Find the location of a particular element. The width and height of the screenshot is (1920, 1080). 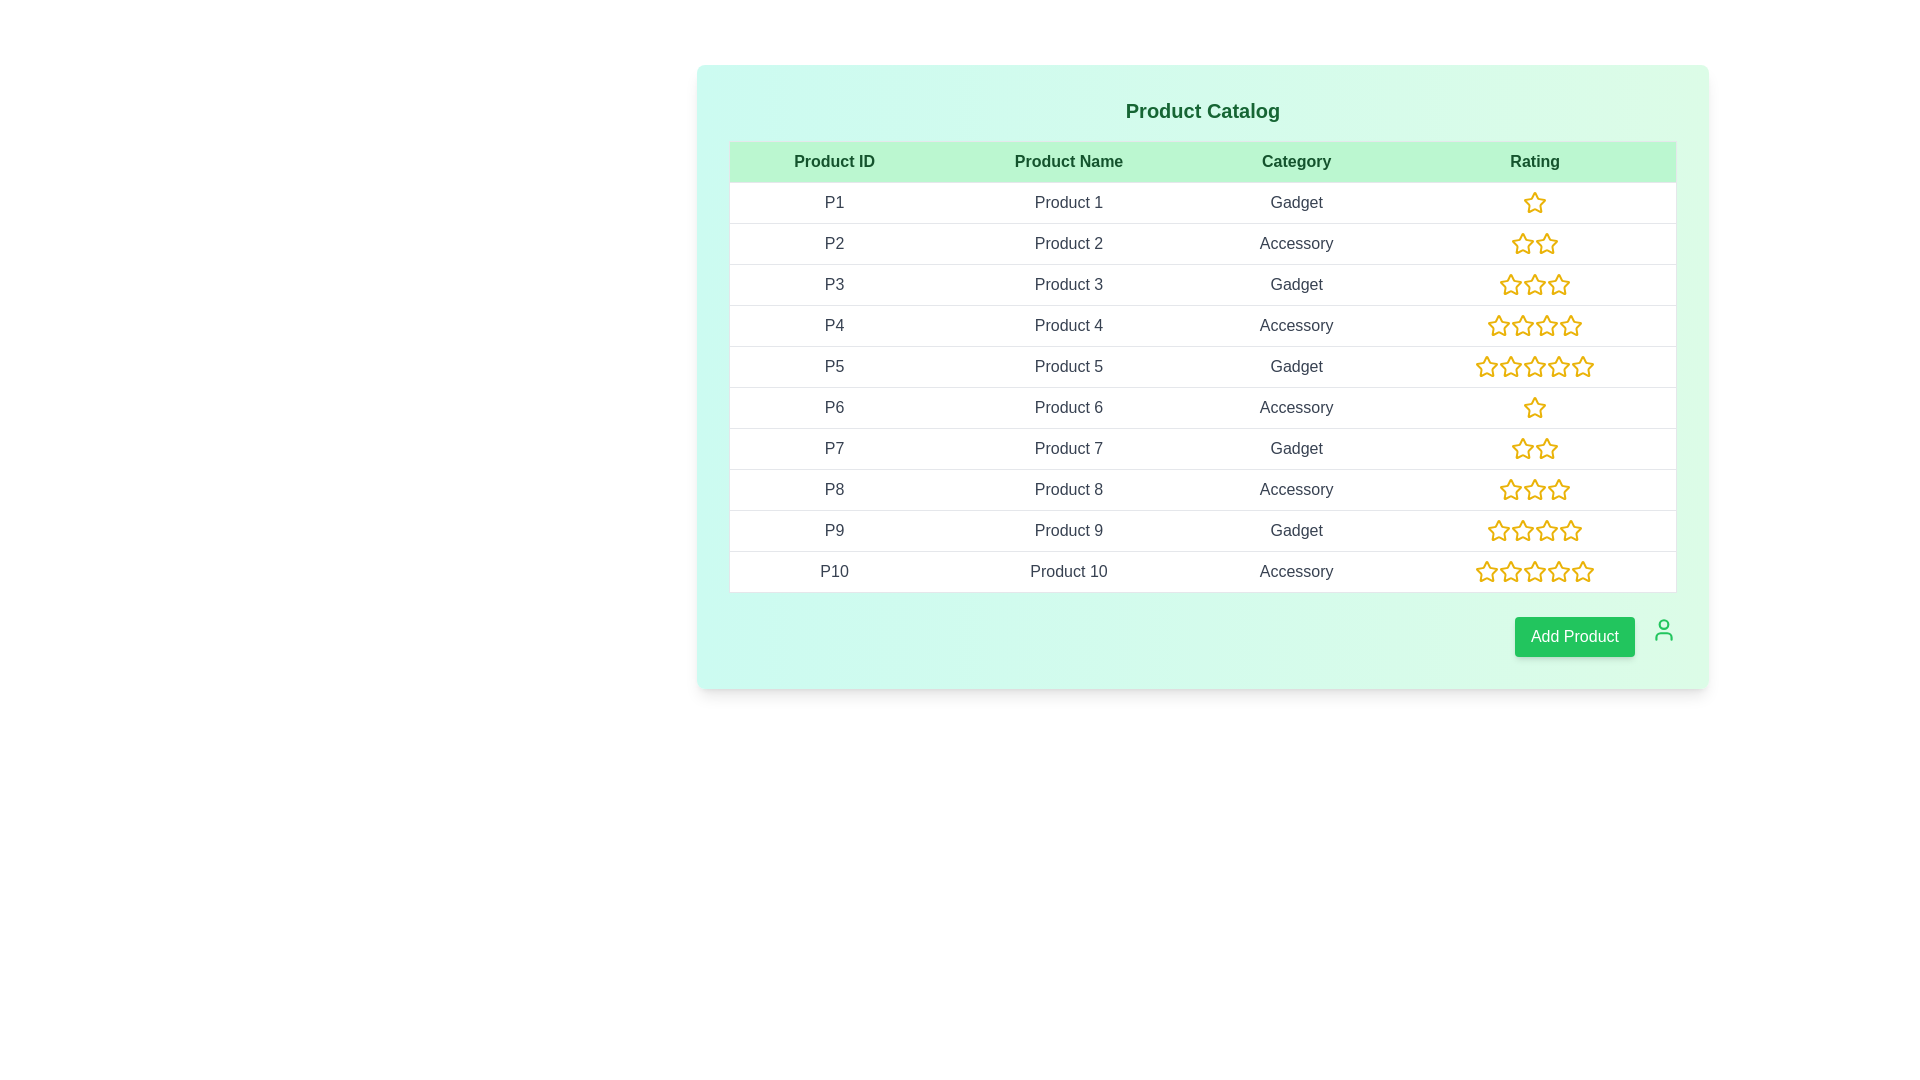

the table header Product Name to sort the table by that column is located at coordinates (1068, 161).